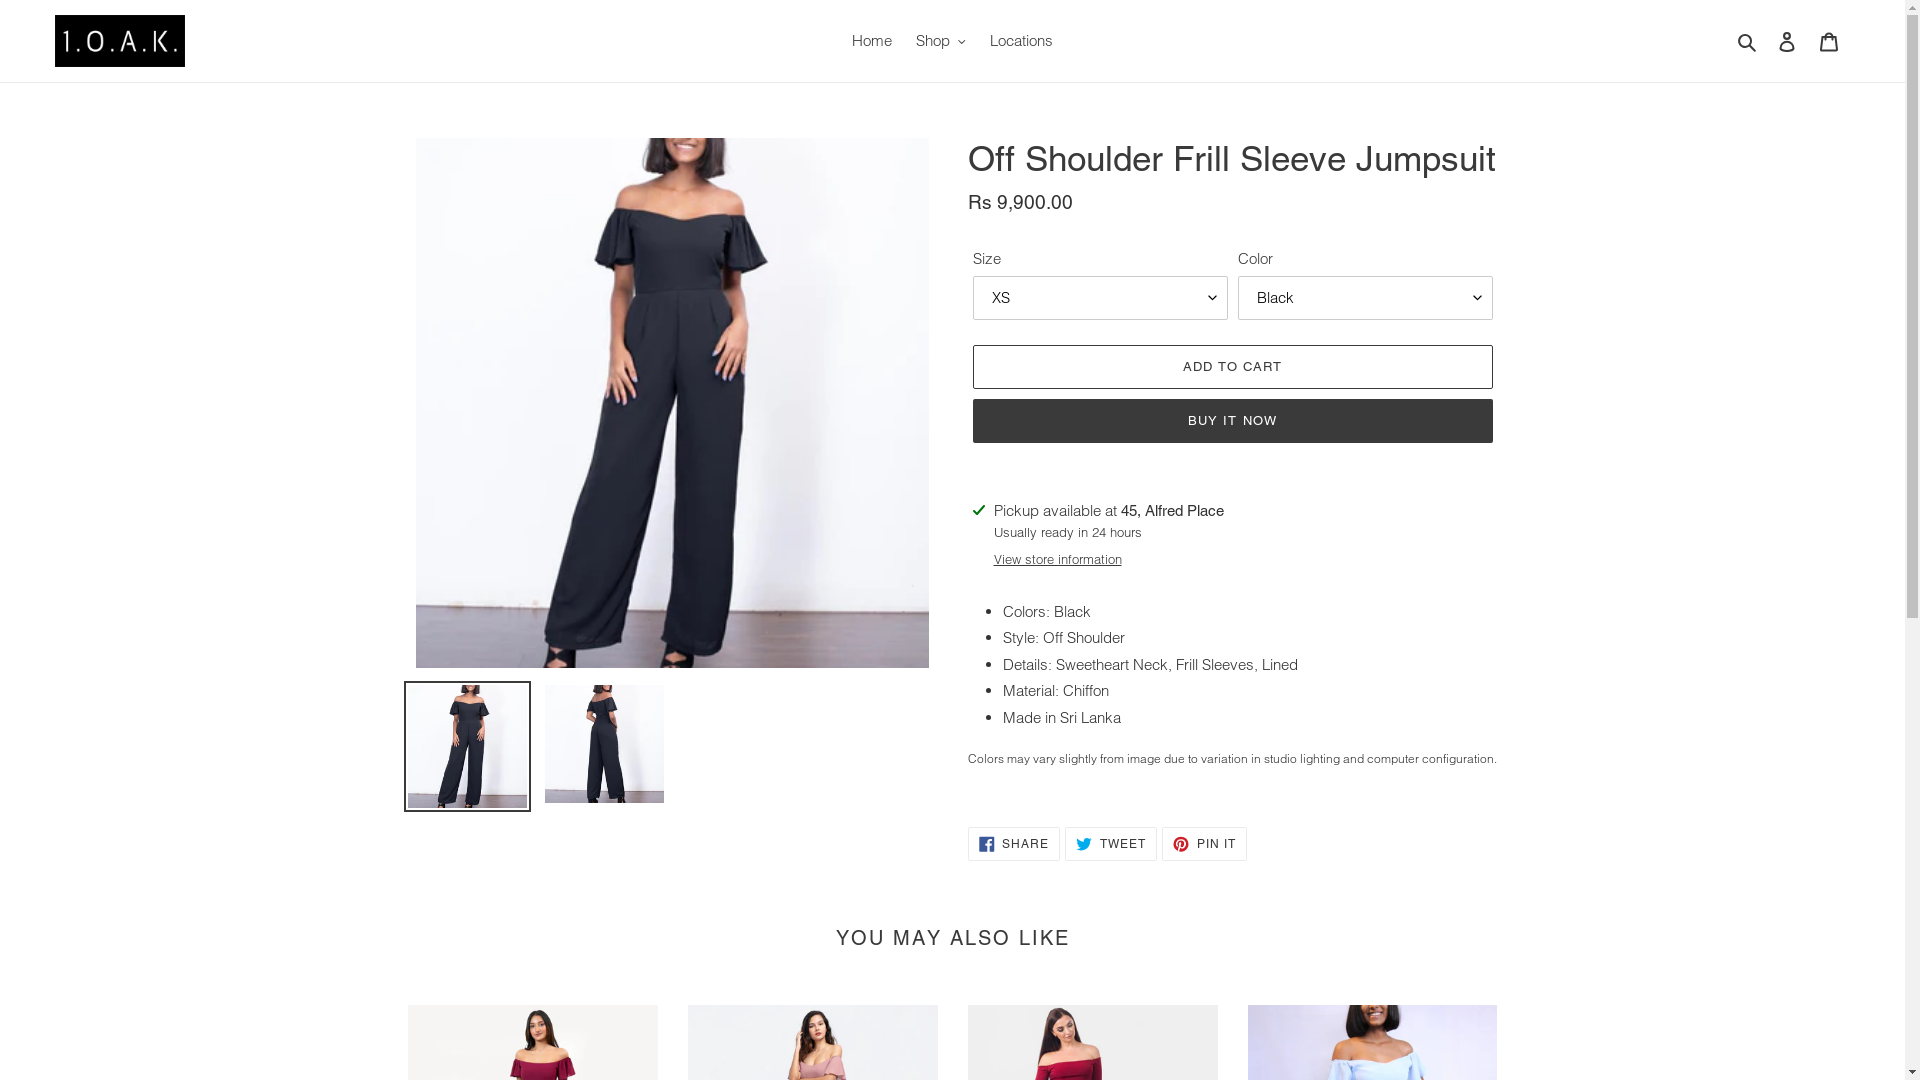 Image resolution: width=1920 pixels, height=1080 pixels. What do you see at coordinates (993, 559) in the screenshot?
I see `'View store information'` at bounding box center [993, 559].